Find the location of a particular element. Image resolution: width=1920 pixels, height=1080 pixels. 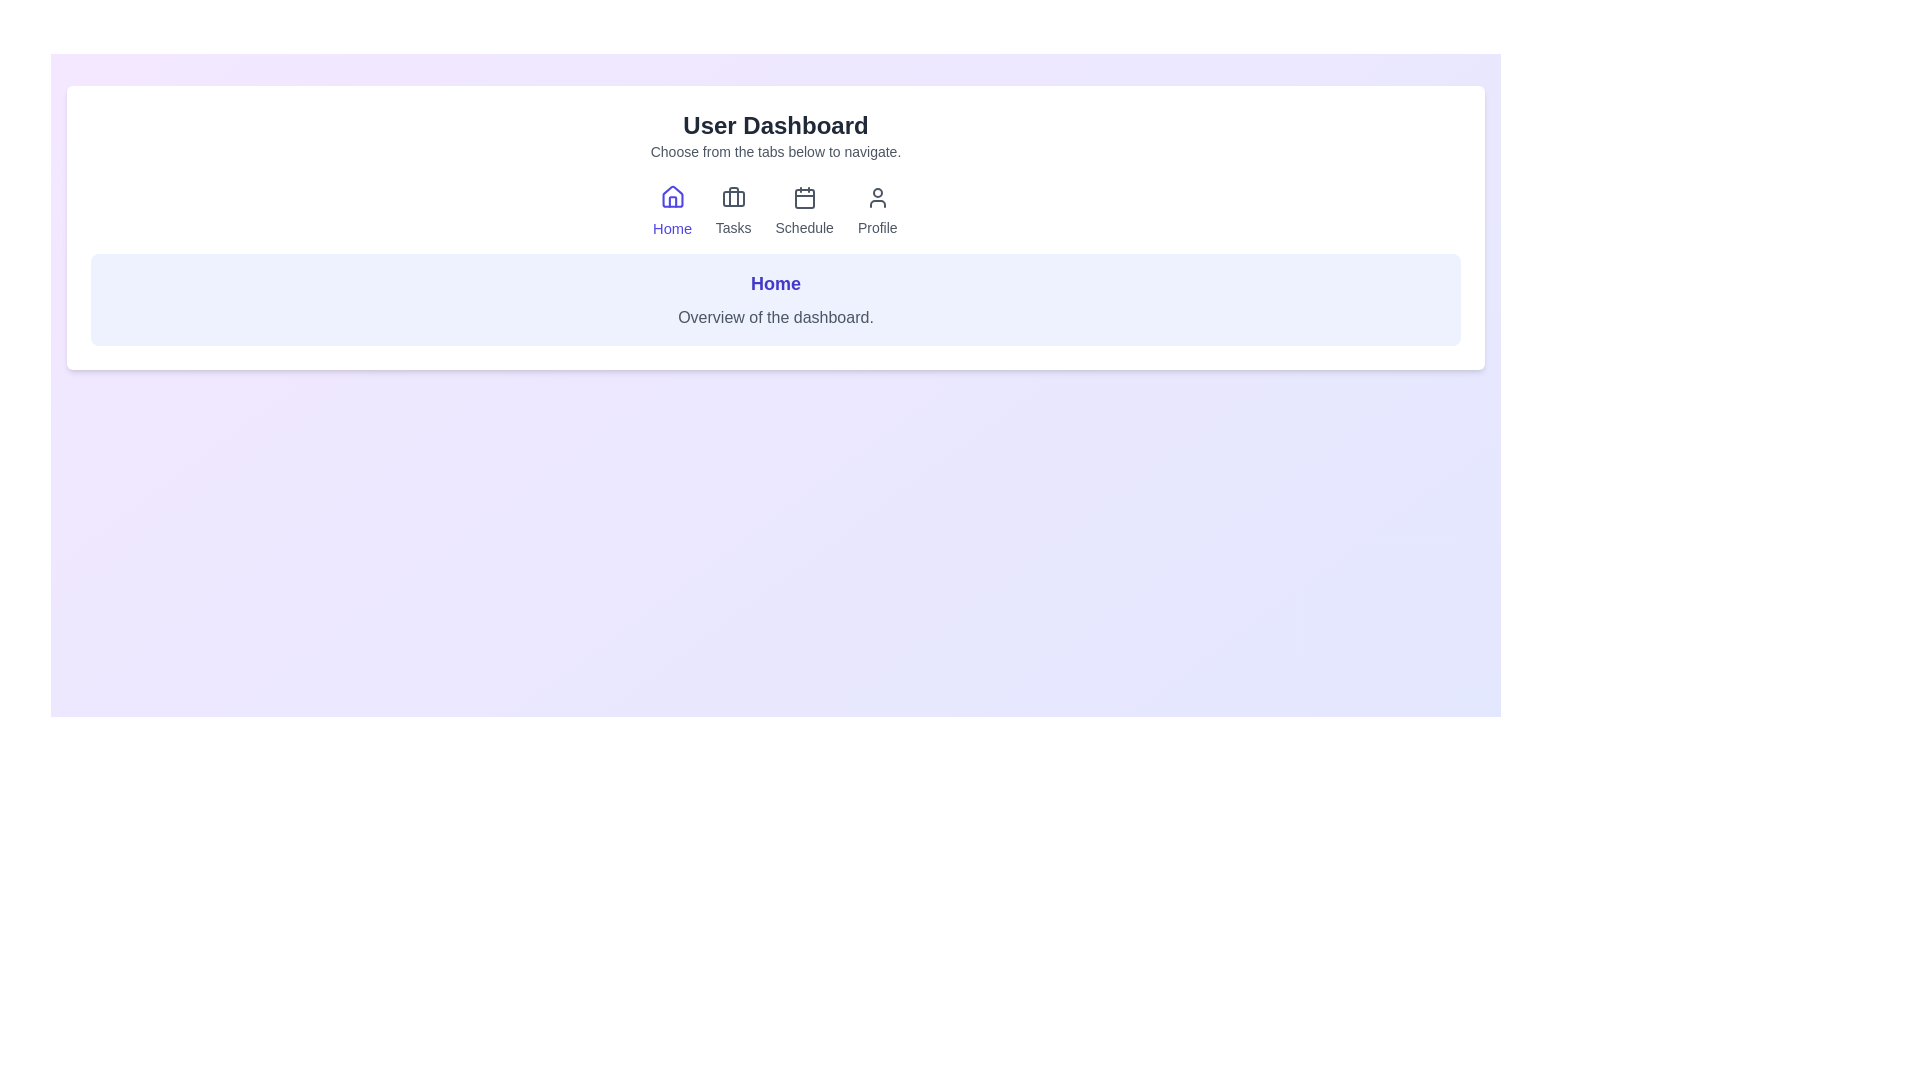

SVG shape within the second icon from the left in the toolbar, which represents 'Tasks' or 'Briefcase', for design purposes is located at coordinates (732, 199).